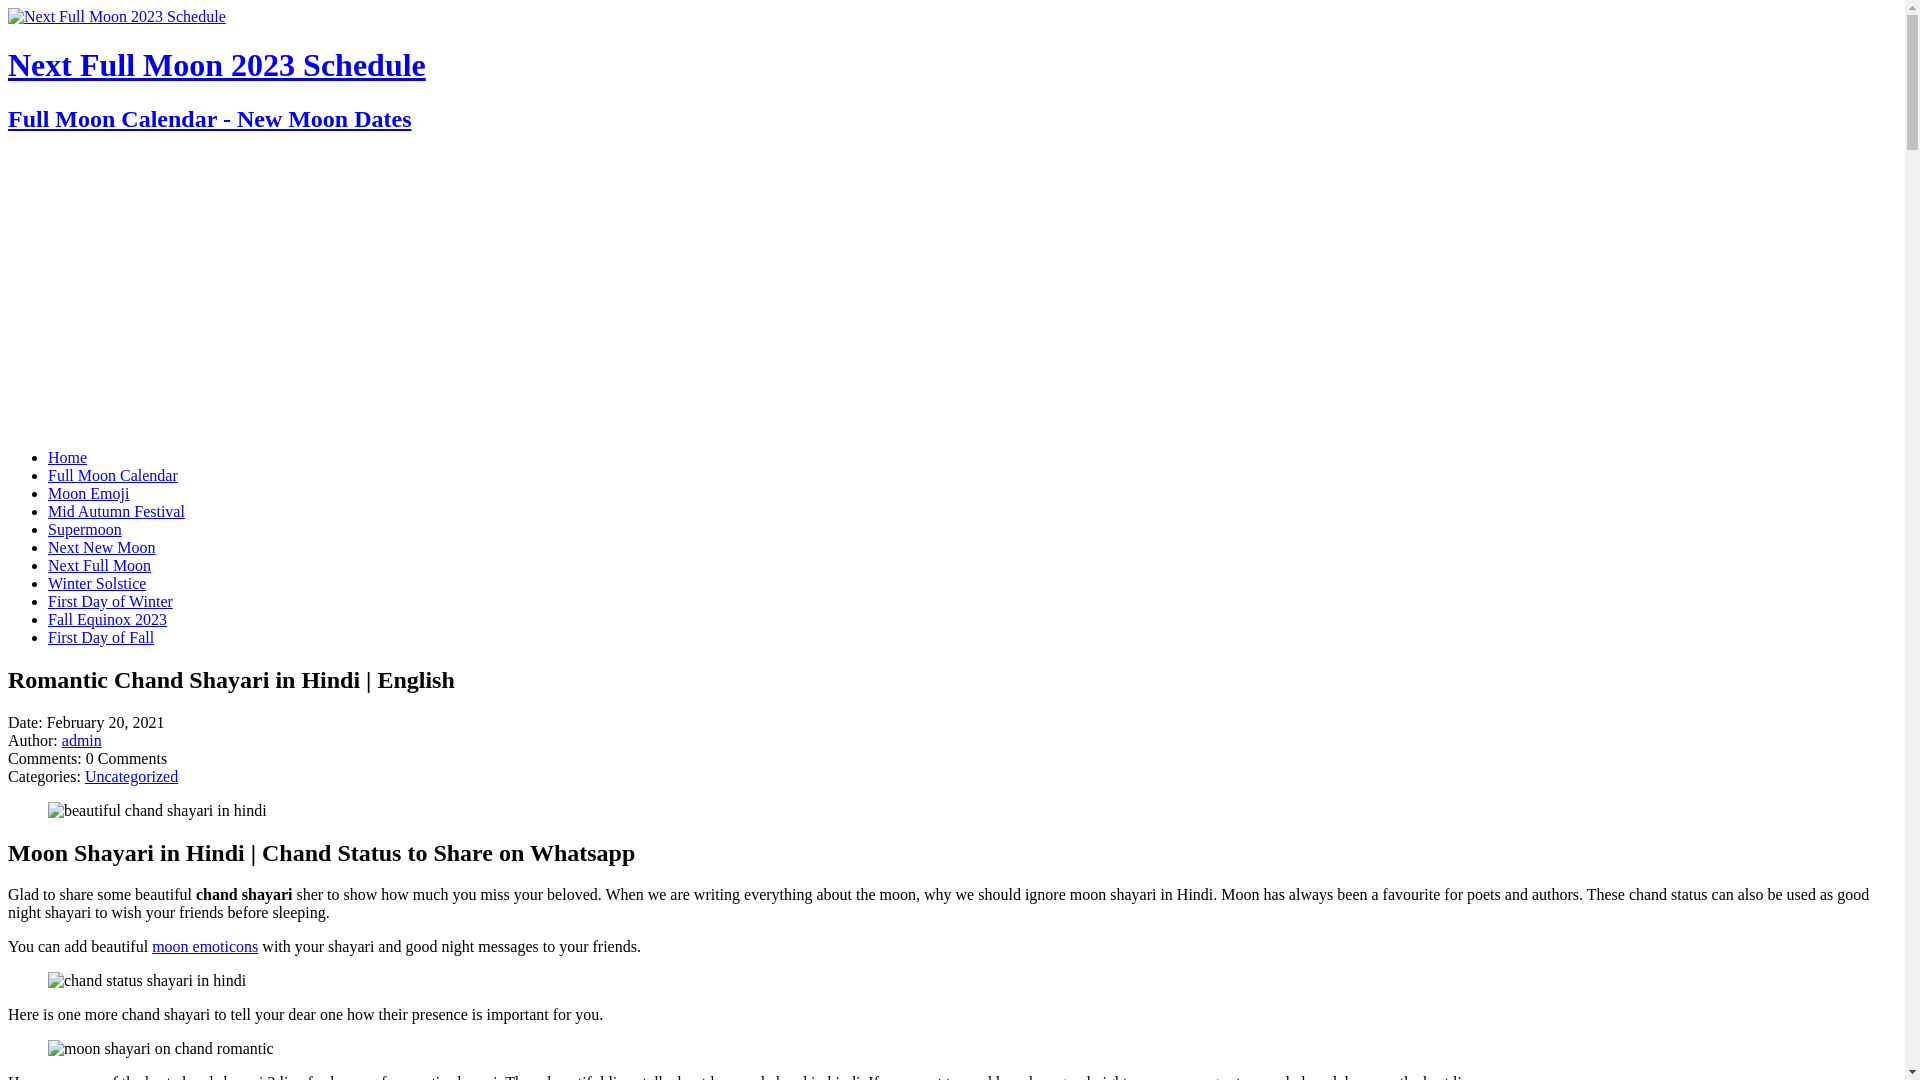 The image size is (1920, 1080). I want to click on 'First Day of Winter', so click(109, 600).